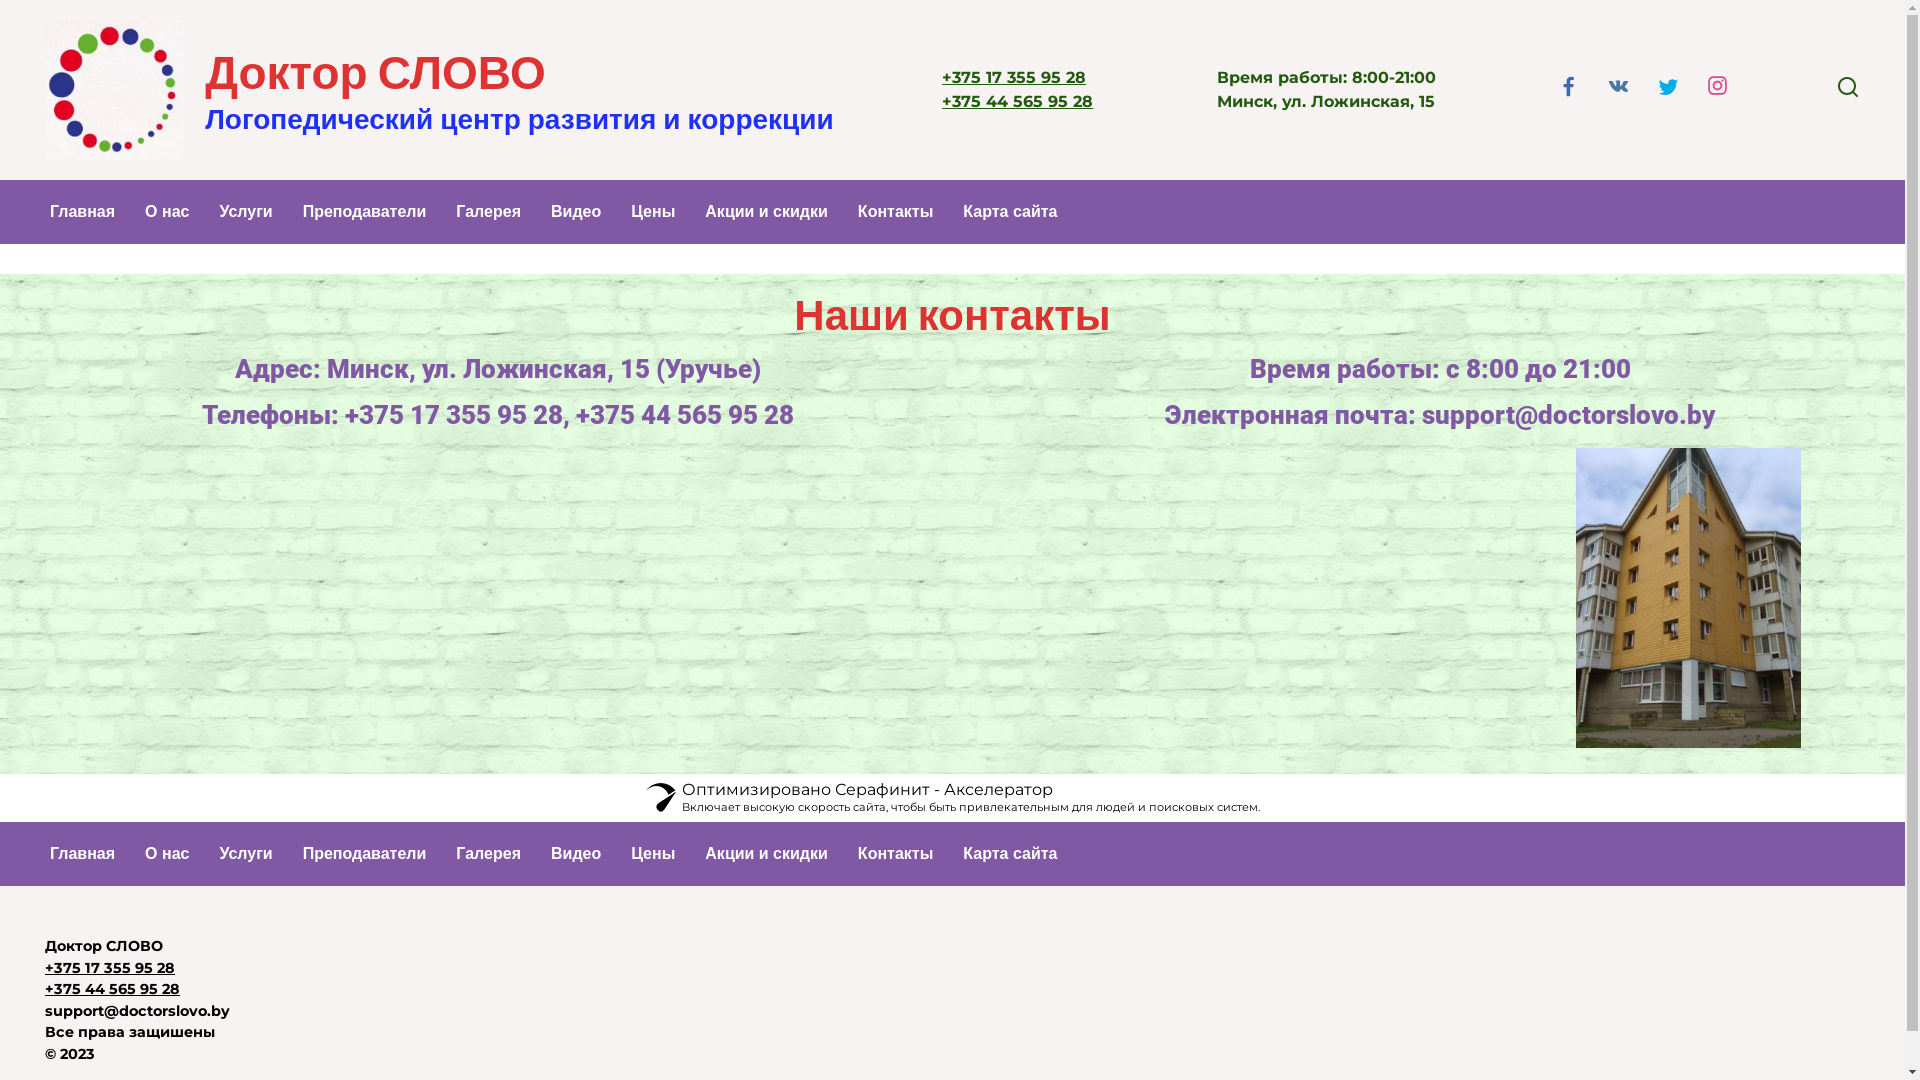 Image resolution: width=1920 pixels, height=1080 pixels. I want to click on '+375 44 565 95 28', so click(1017, 101).